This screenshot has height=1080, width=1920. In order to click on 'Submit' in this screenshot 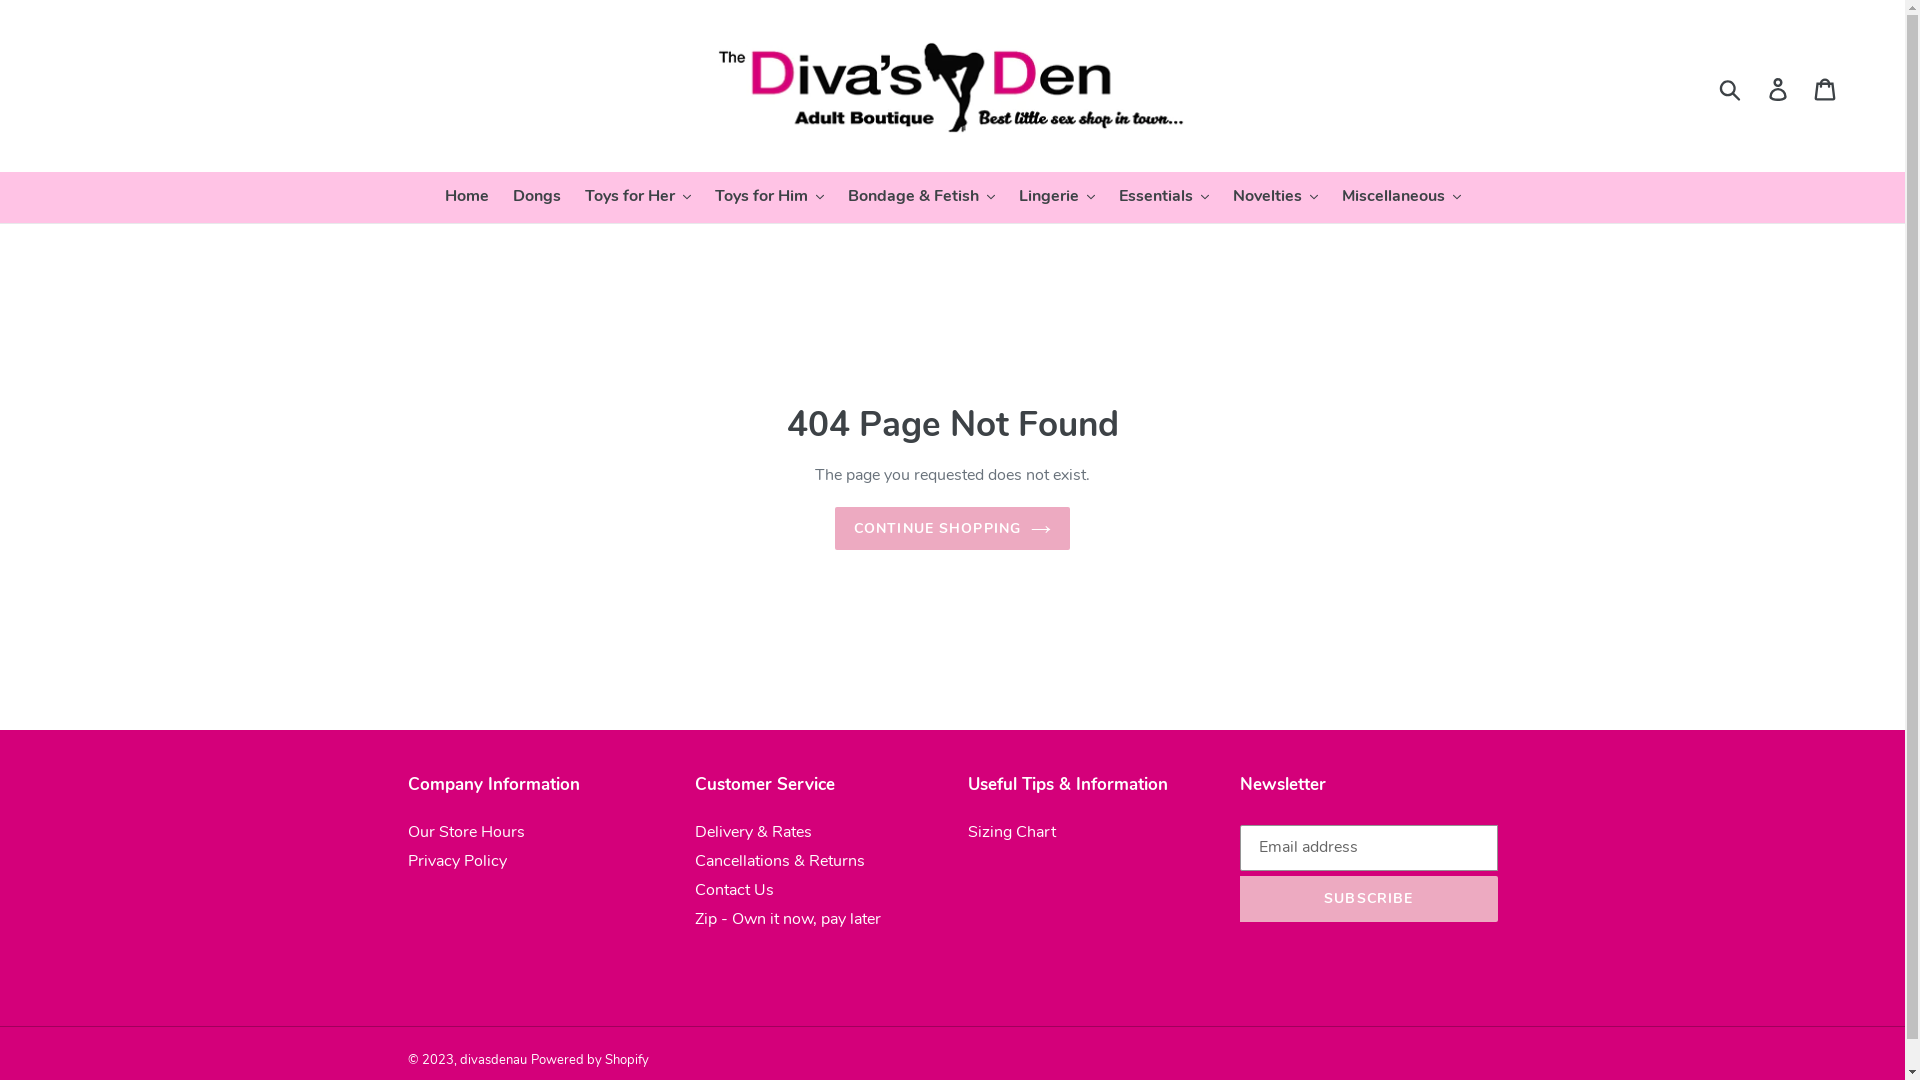, I will do `click(1706, 87)`.